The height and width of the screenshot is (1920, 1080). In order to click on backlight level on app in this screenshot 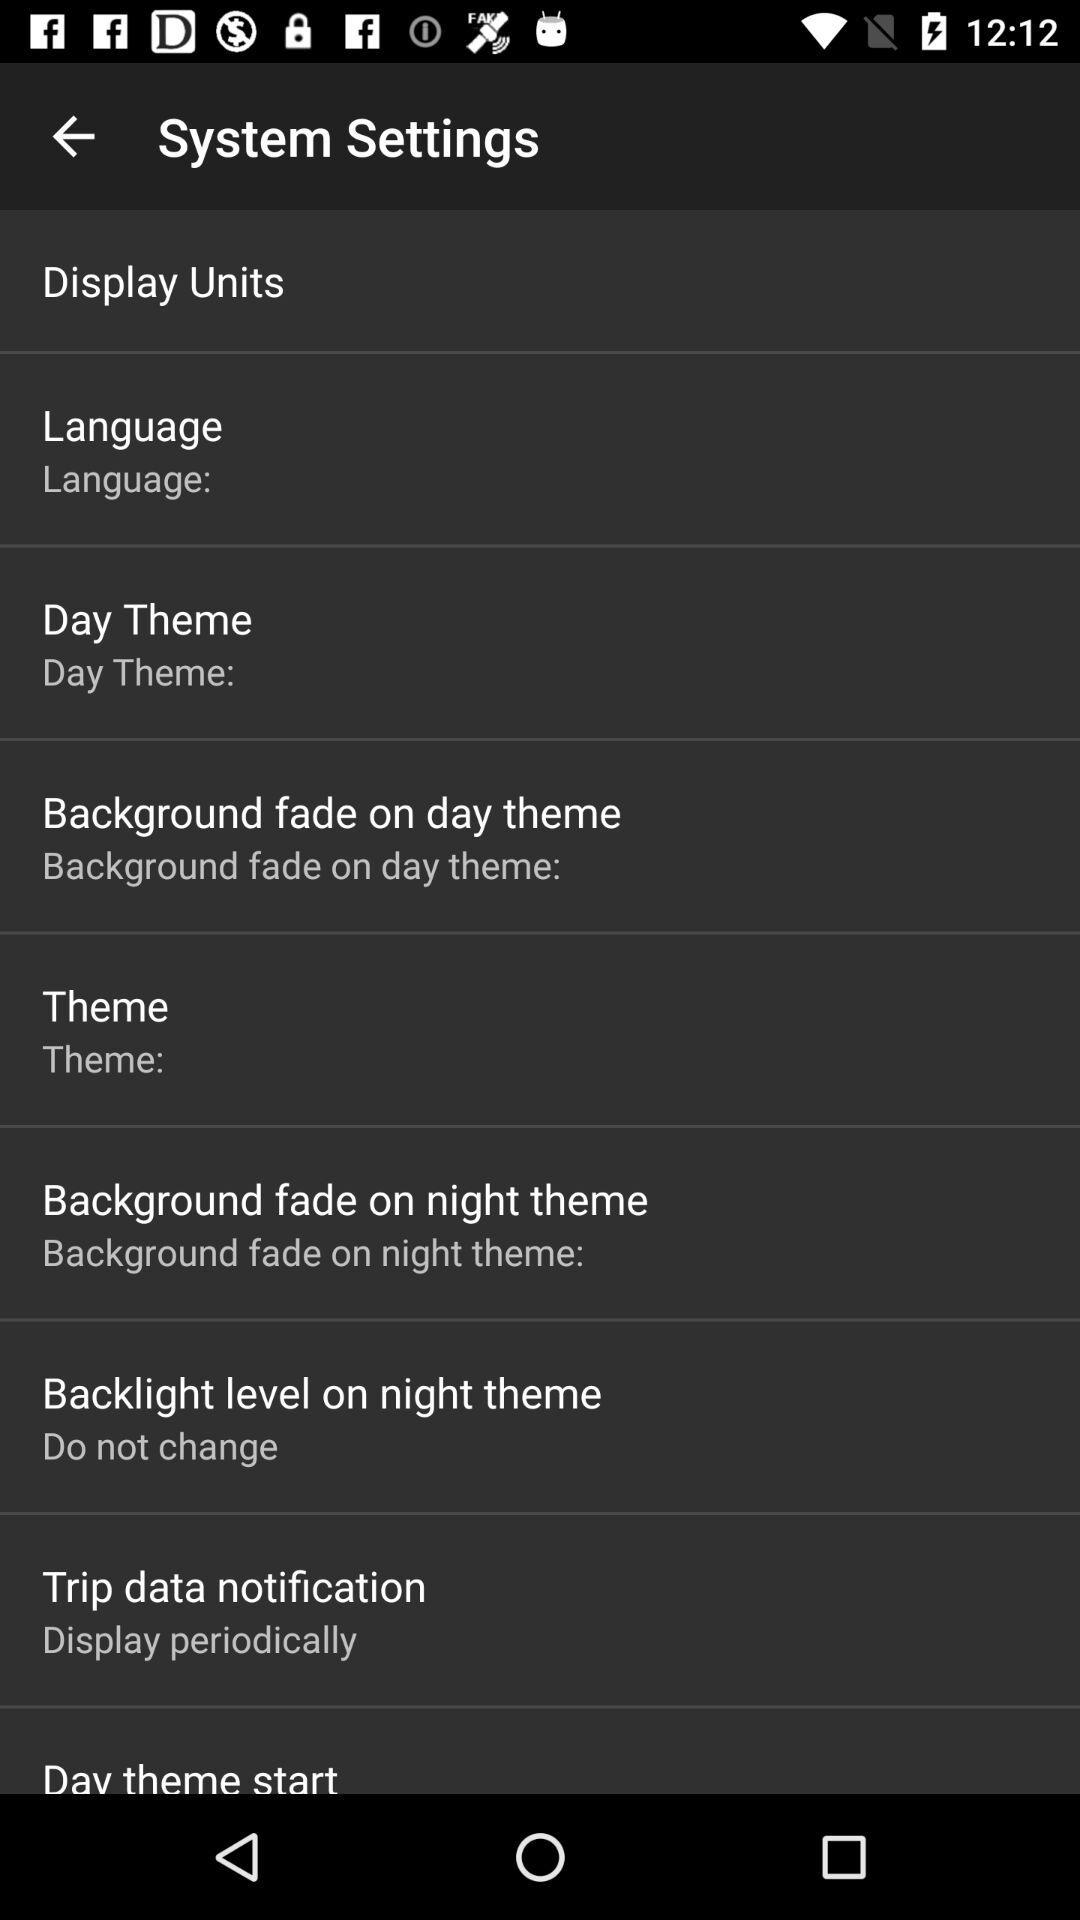, I will do `click(321, 1391)`.